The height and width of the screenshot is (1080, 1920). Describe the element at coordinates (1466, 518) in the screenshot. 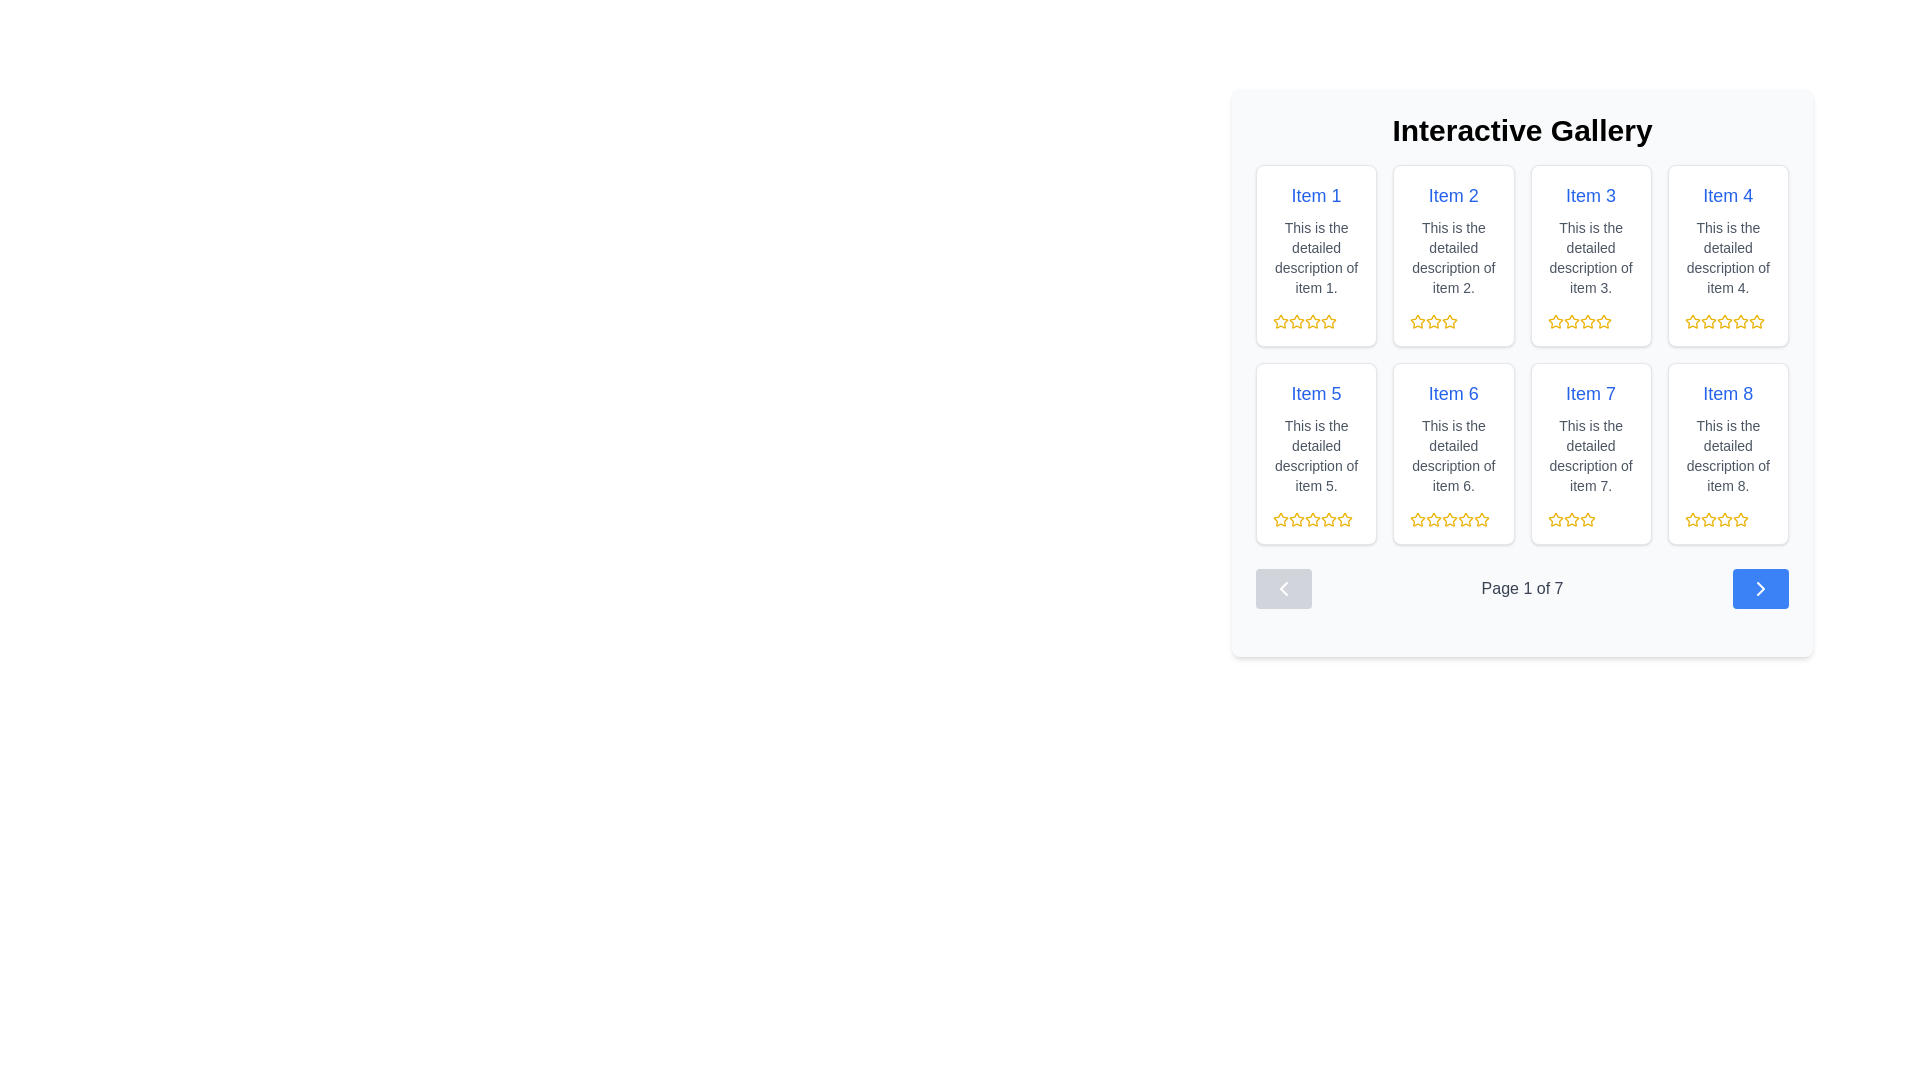

I see `across the fourth yellow rating star icon` at that location.